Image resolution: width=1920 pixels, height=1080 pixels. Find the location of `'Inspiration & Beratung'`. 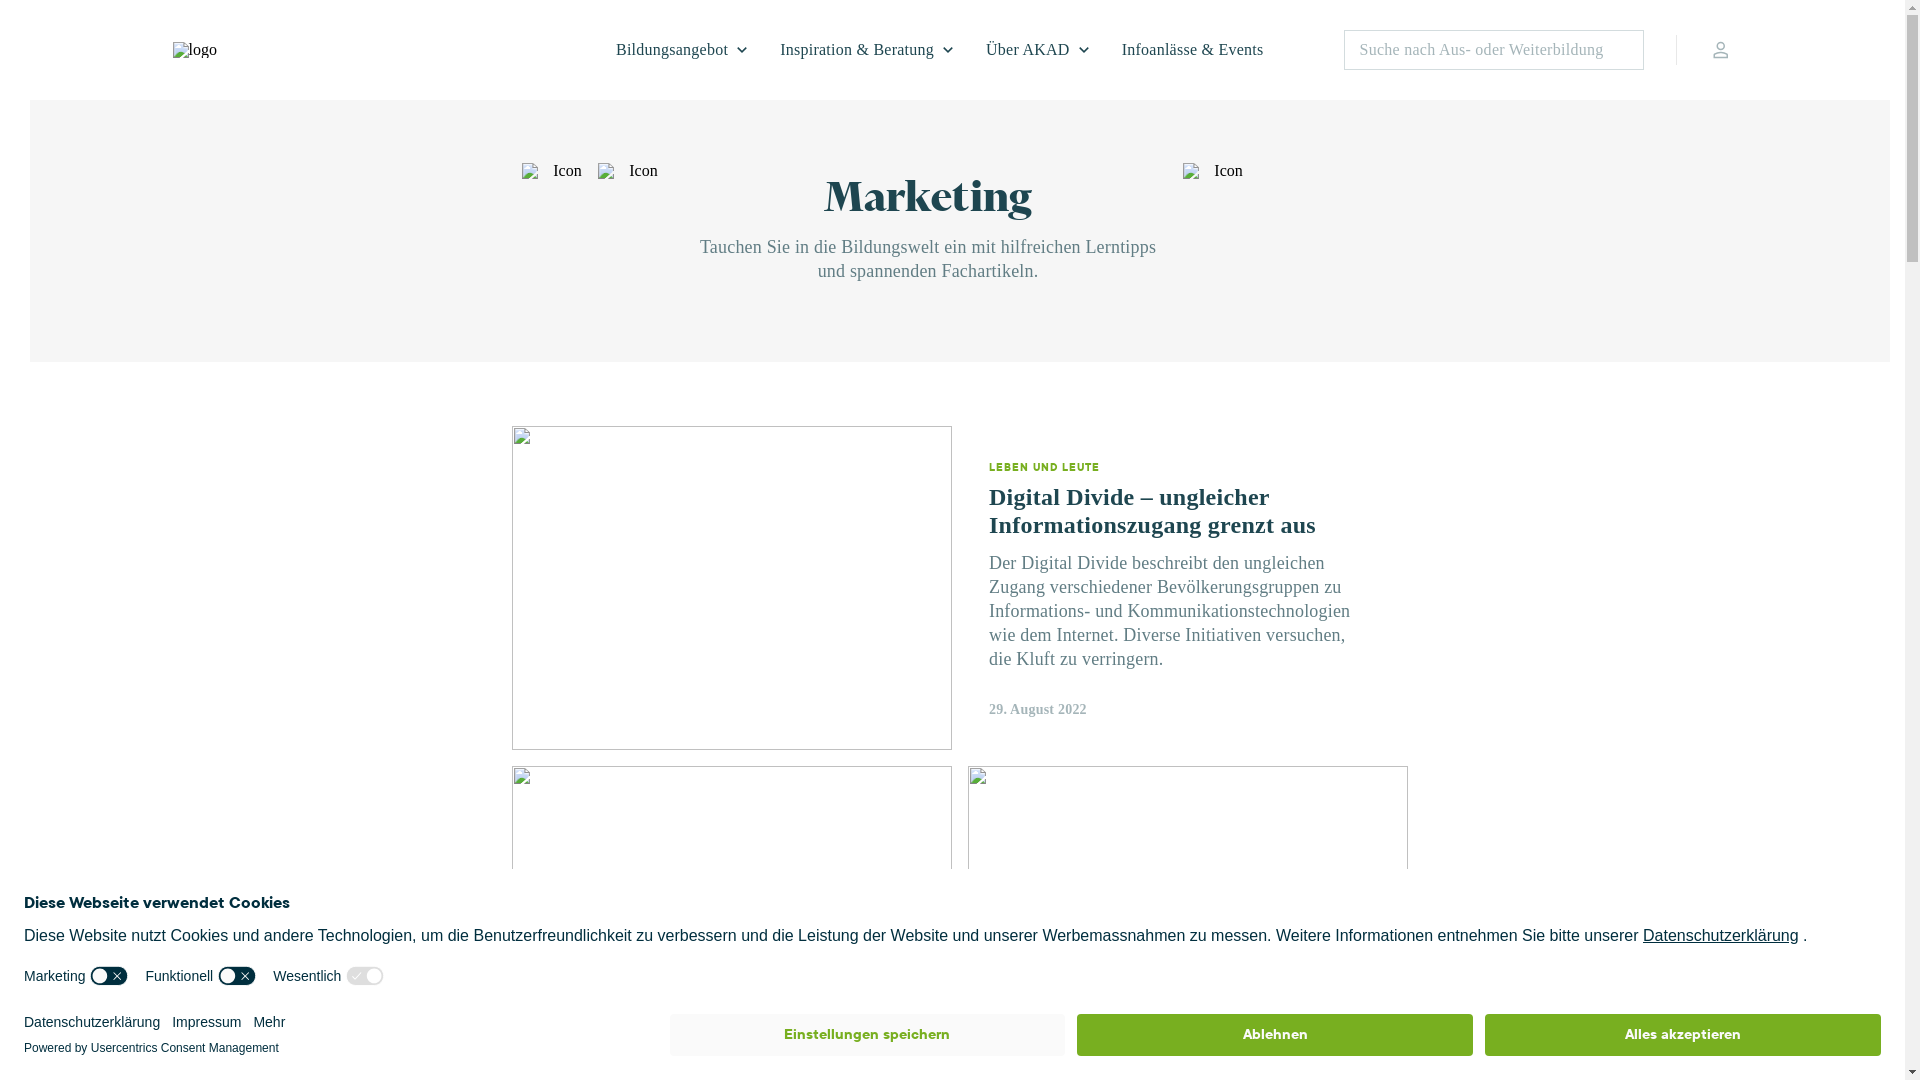

'Inspiration & Beratung' is located at coordinates (867, 49).